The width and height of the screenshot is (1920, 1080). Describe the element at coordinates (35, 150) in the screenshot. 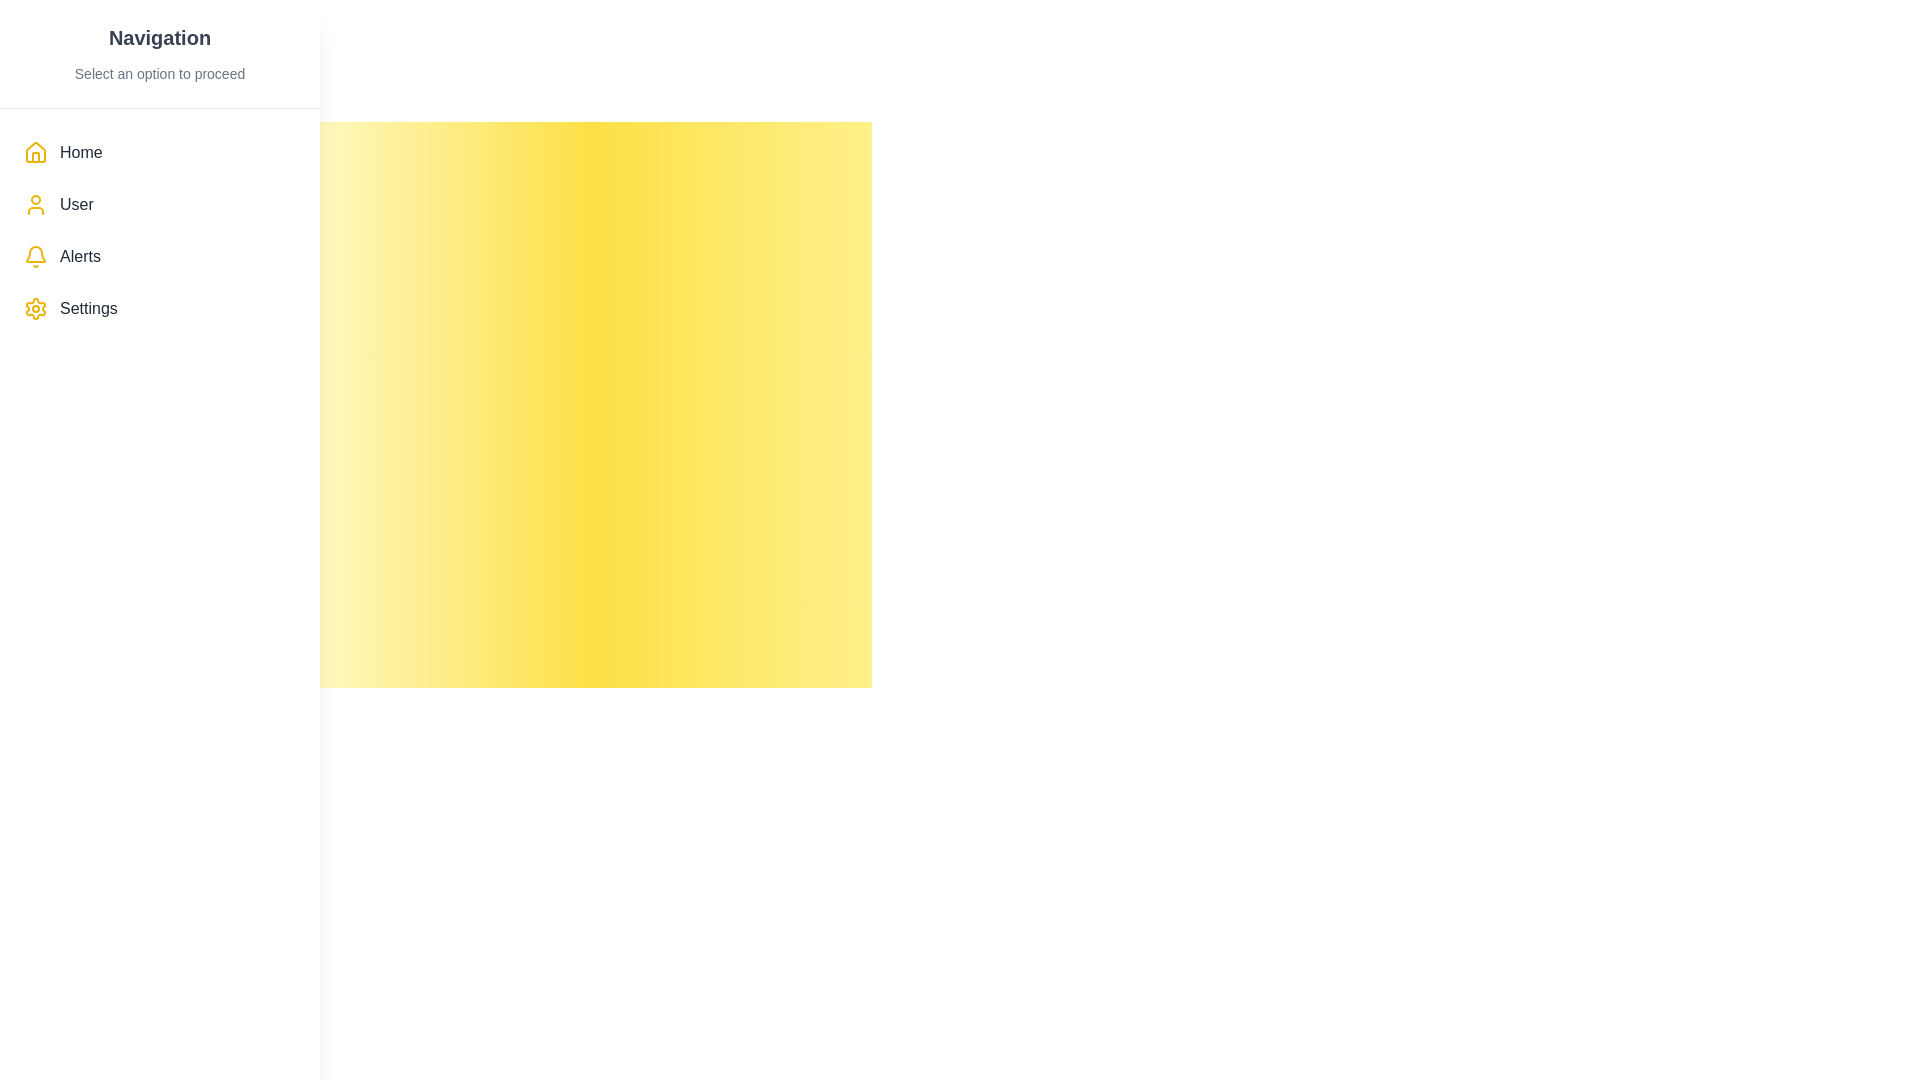

I see `the 'Home' icon located in the left-side navigation panel` at that location.